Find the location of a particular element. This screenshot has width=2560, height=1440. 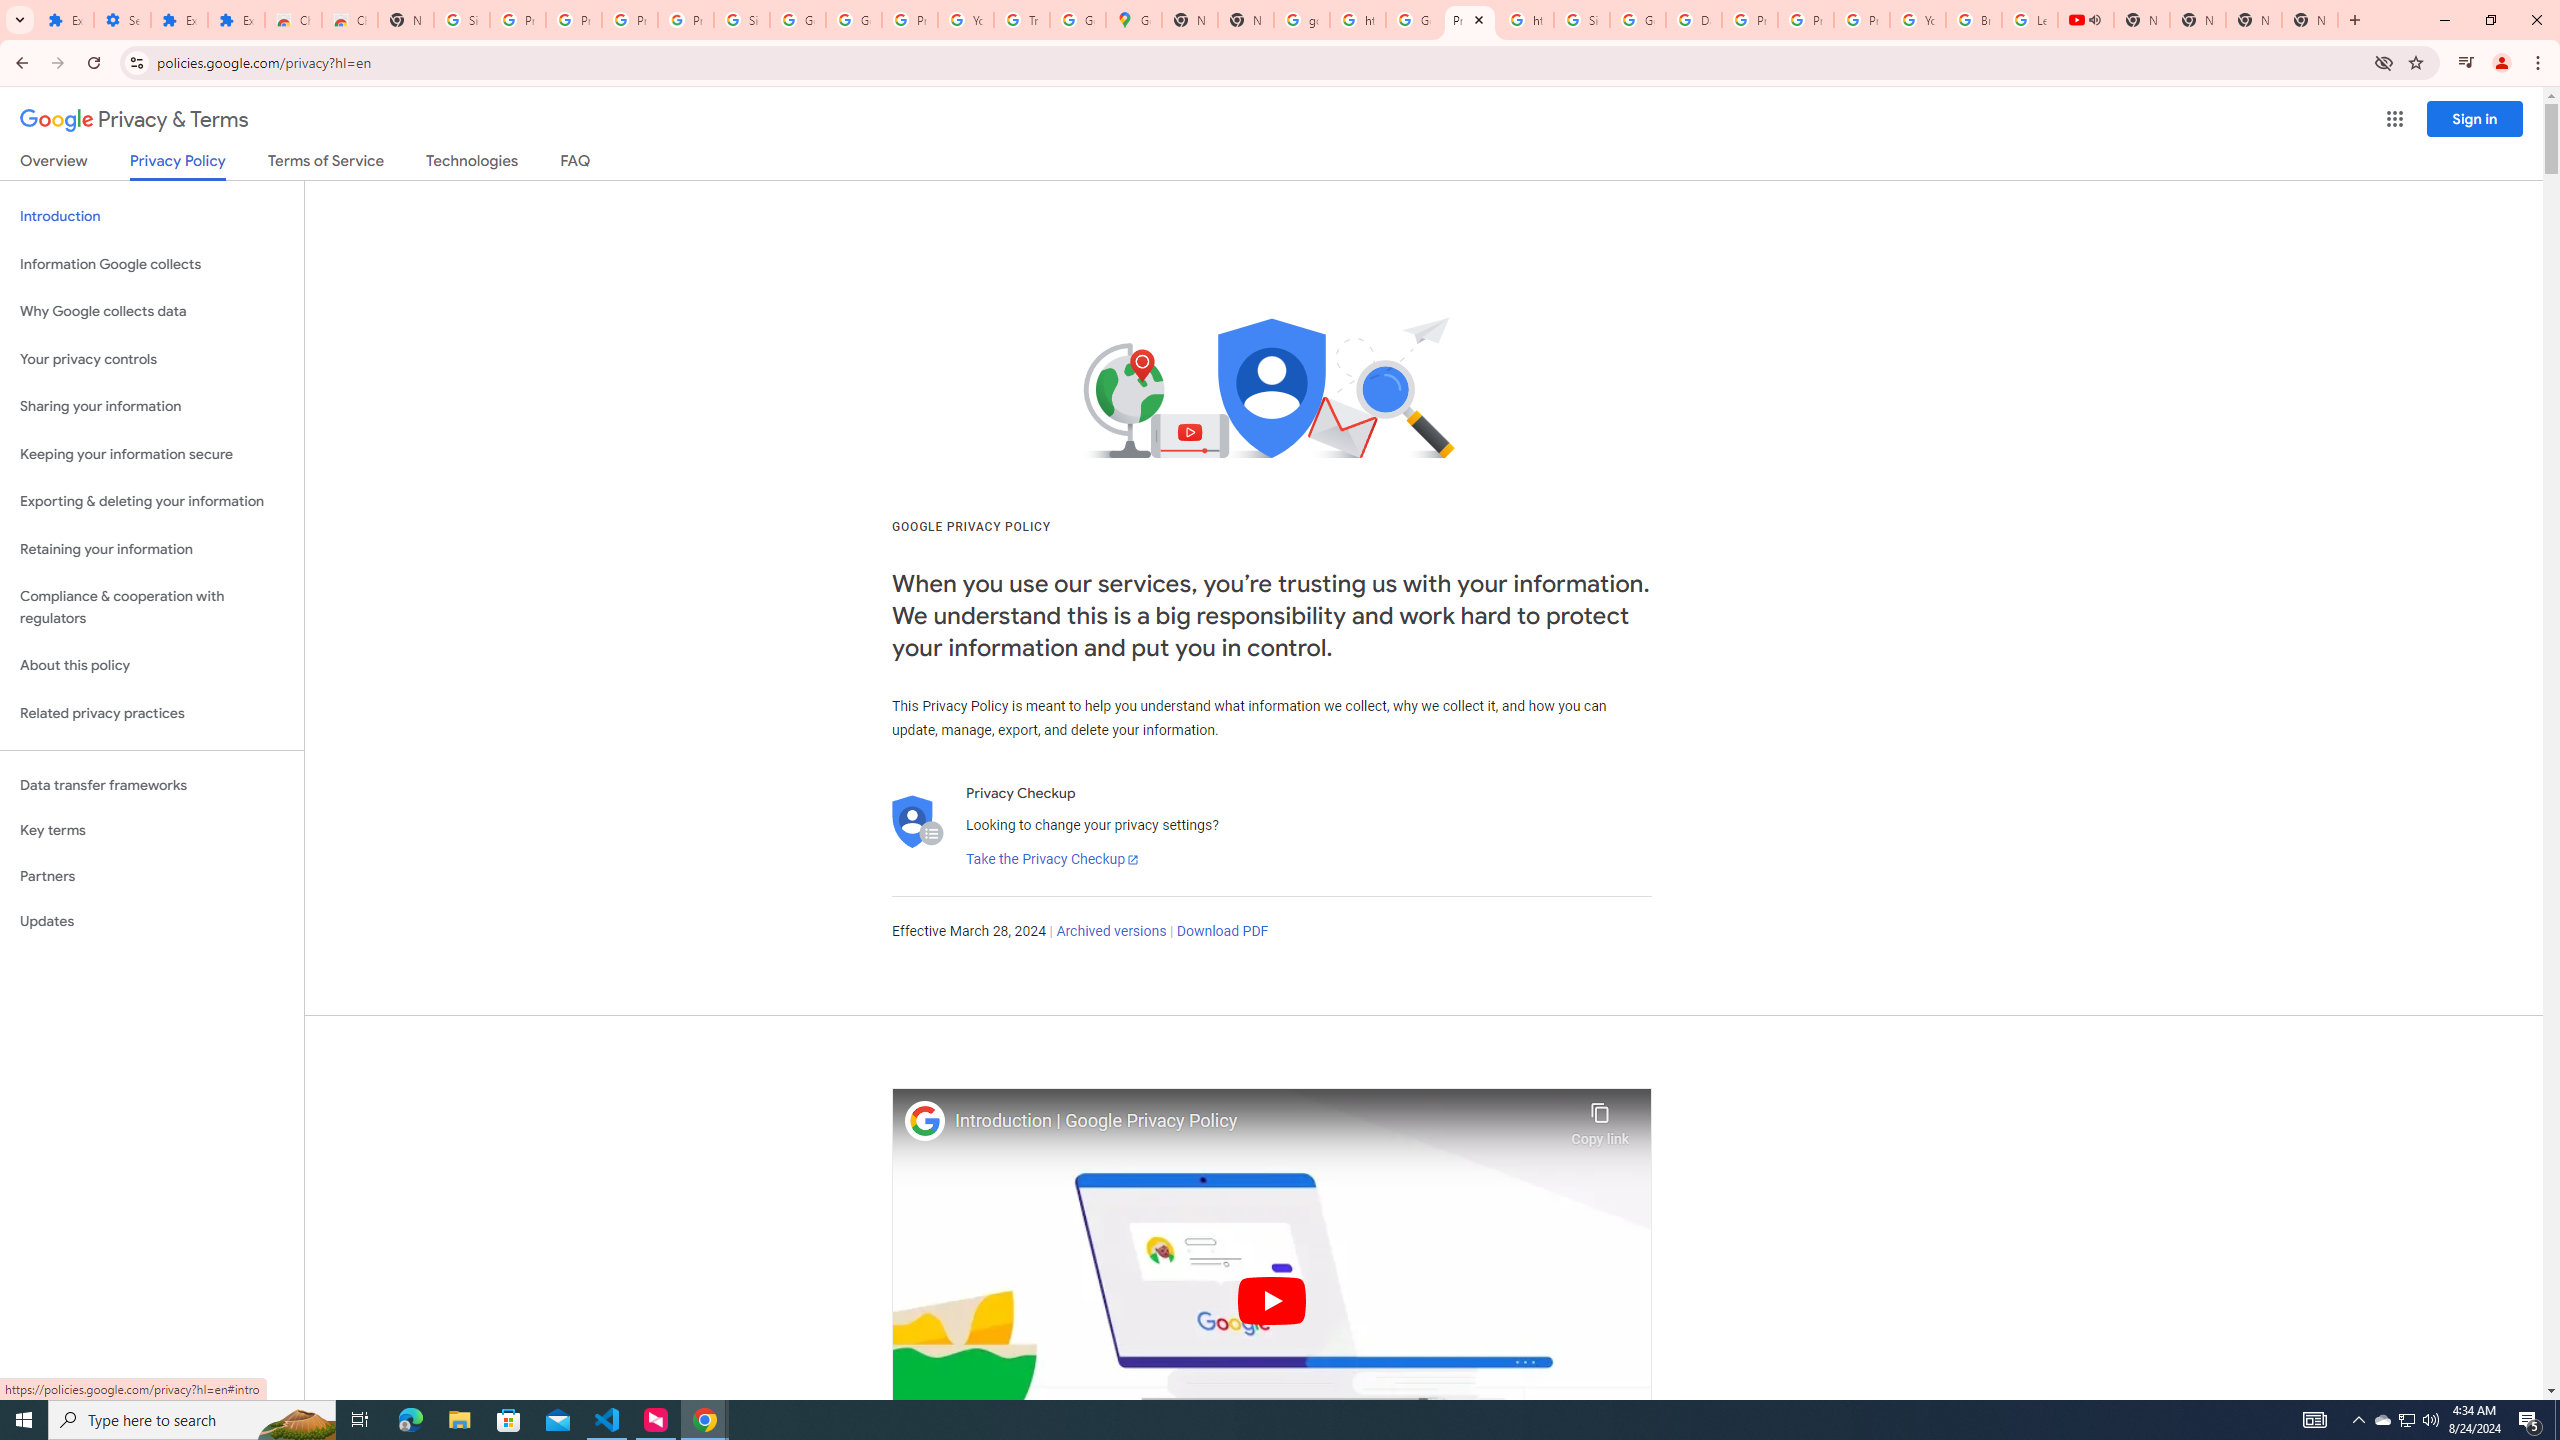

'Partners' is located at coordinates (151, 876).